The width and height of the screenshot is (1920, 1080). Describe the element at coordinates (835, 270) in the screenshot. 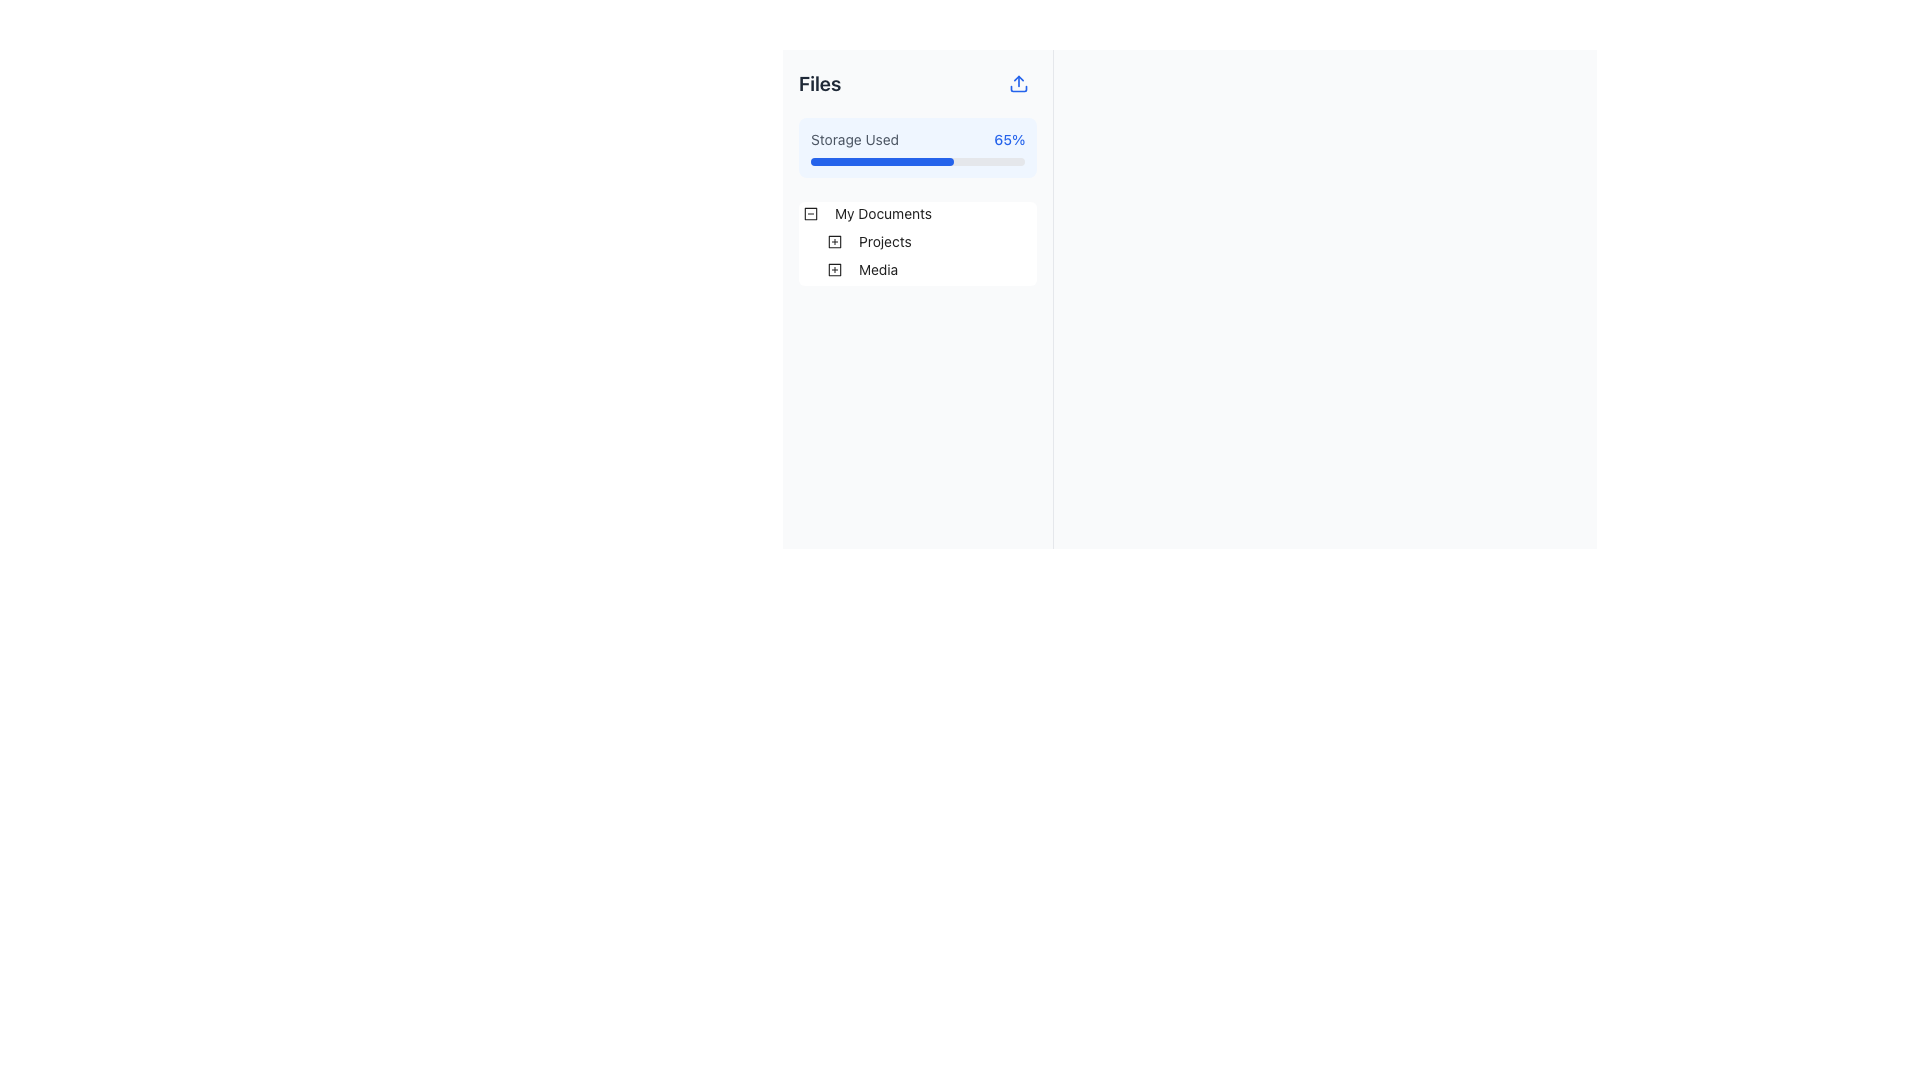

I see `the square button with a plus symbol located next to the 'Media' folder label under the 'My Documents' section` at that location.